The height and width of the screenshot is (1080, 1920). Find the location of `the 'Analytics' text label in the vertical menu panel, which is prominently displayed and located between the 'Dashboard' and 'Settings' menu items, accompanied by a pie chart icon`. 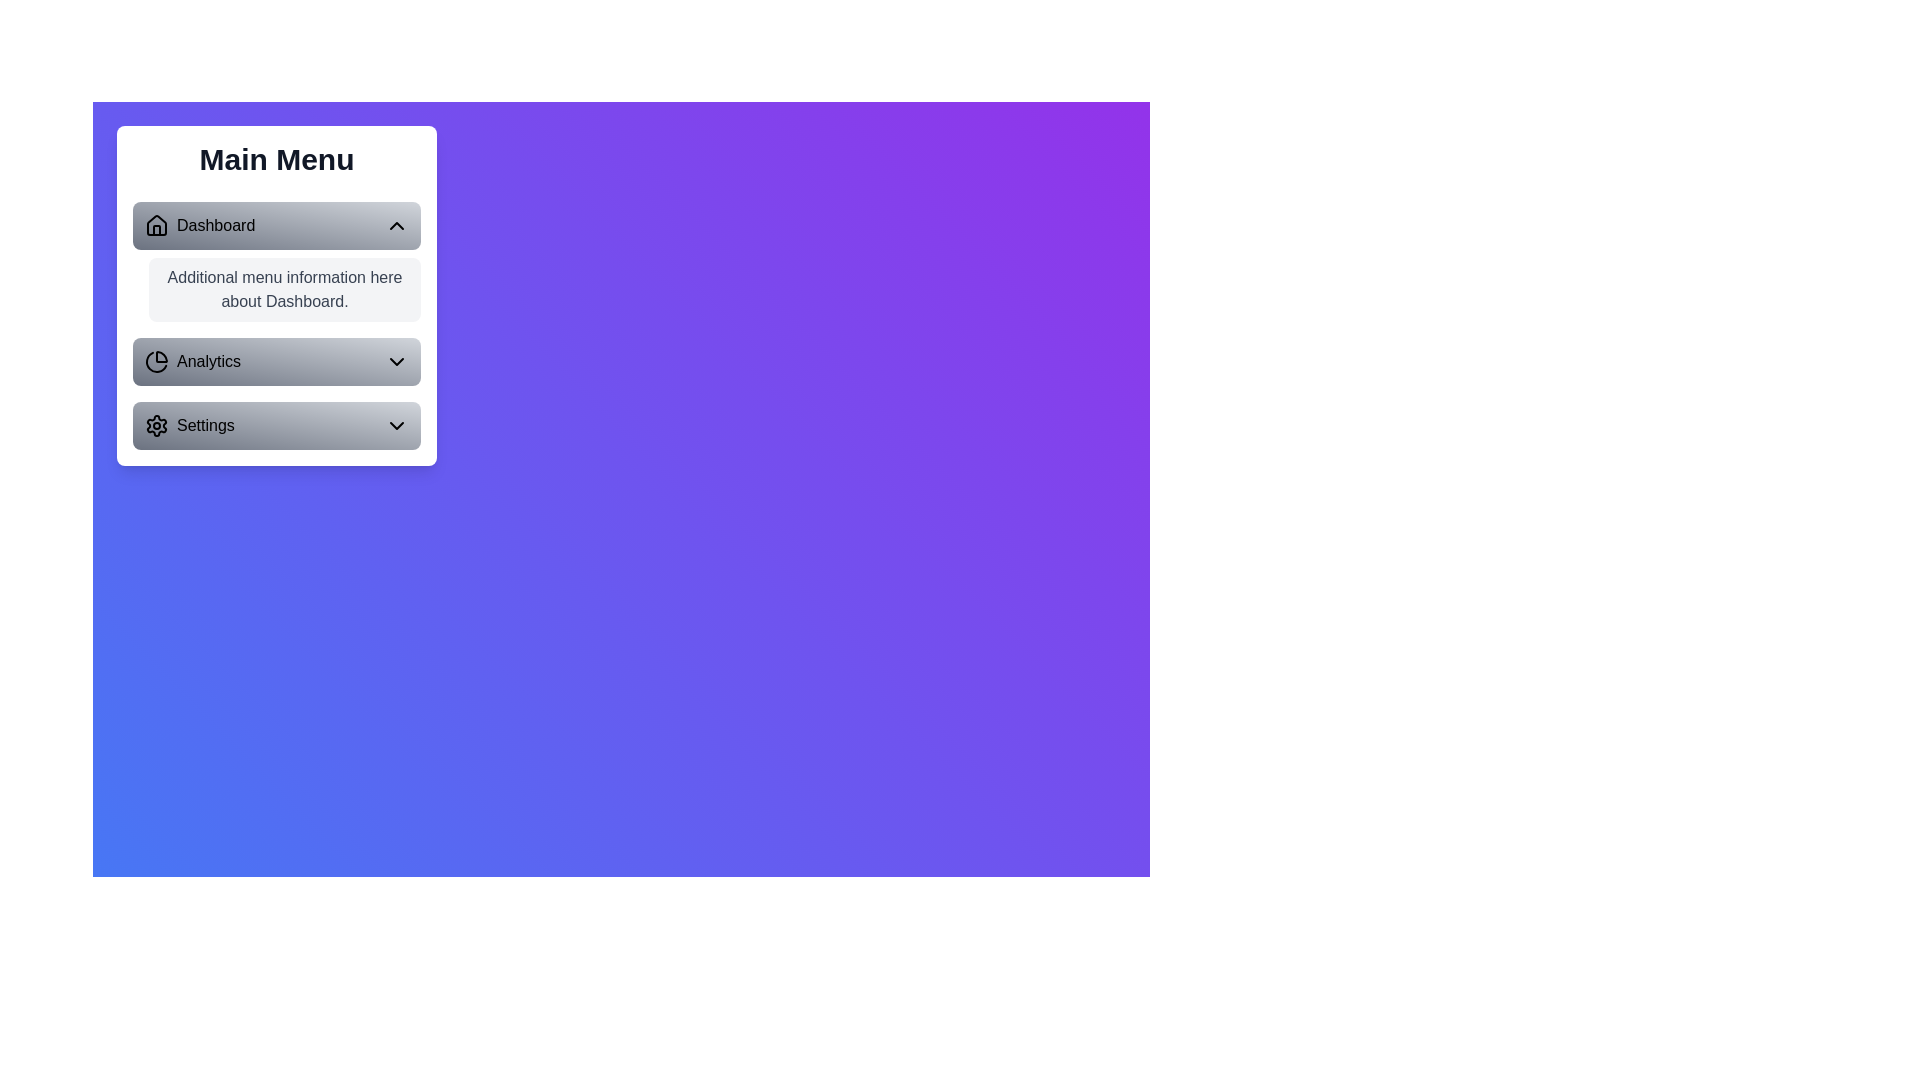

the 'Analytics' text label in the vertical menu panel, which is prominently displayed and located between the 'Dashboard' and 'Settings' menu items, accompanied by a pie chart icon is located at coordinates (209, 362).